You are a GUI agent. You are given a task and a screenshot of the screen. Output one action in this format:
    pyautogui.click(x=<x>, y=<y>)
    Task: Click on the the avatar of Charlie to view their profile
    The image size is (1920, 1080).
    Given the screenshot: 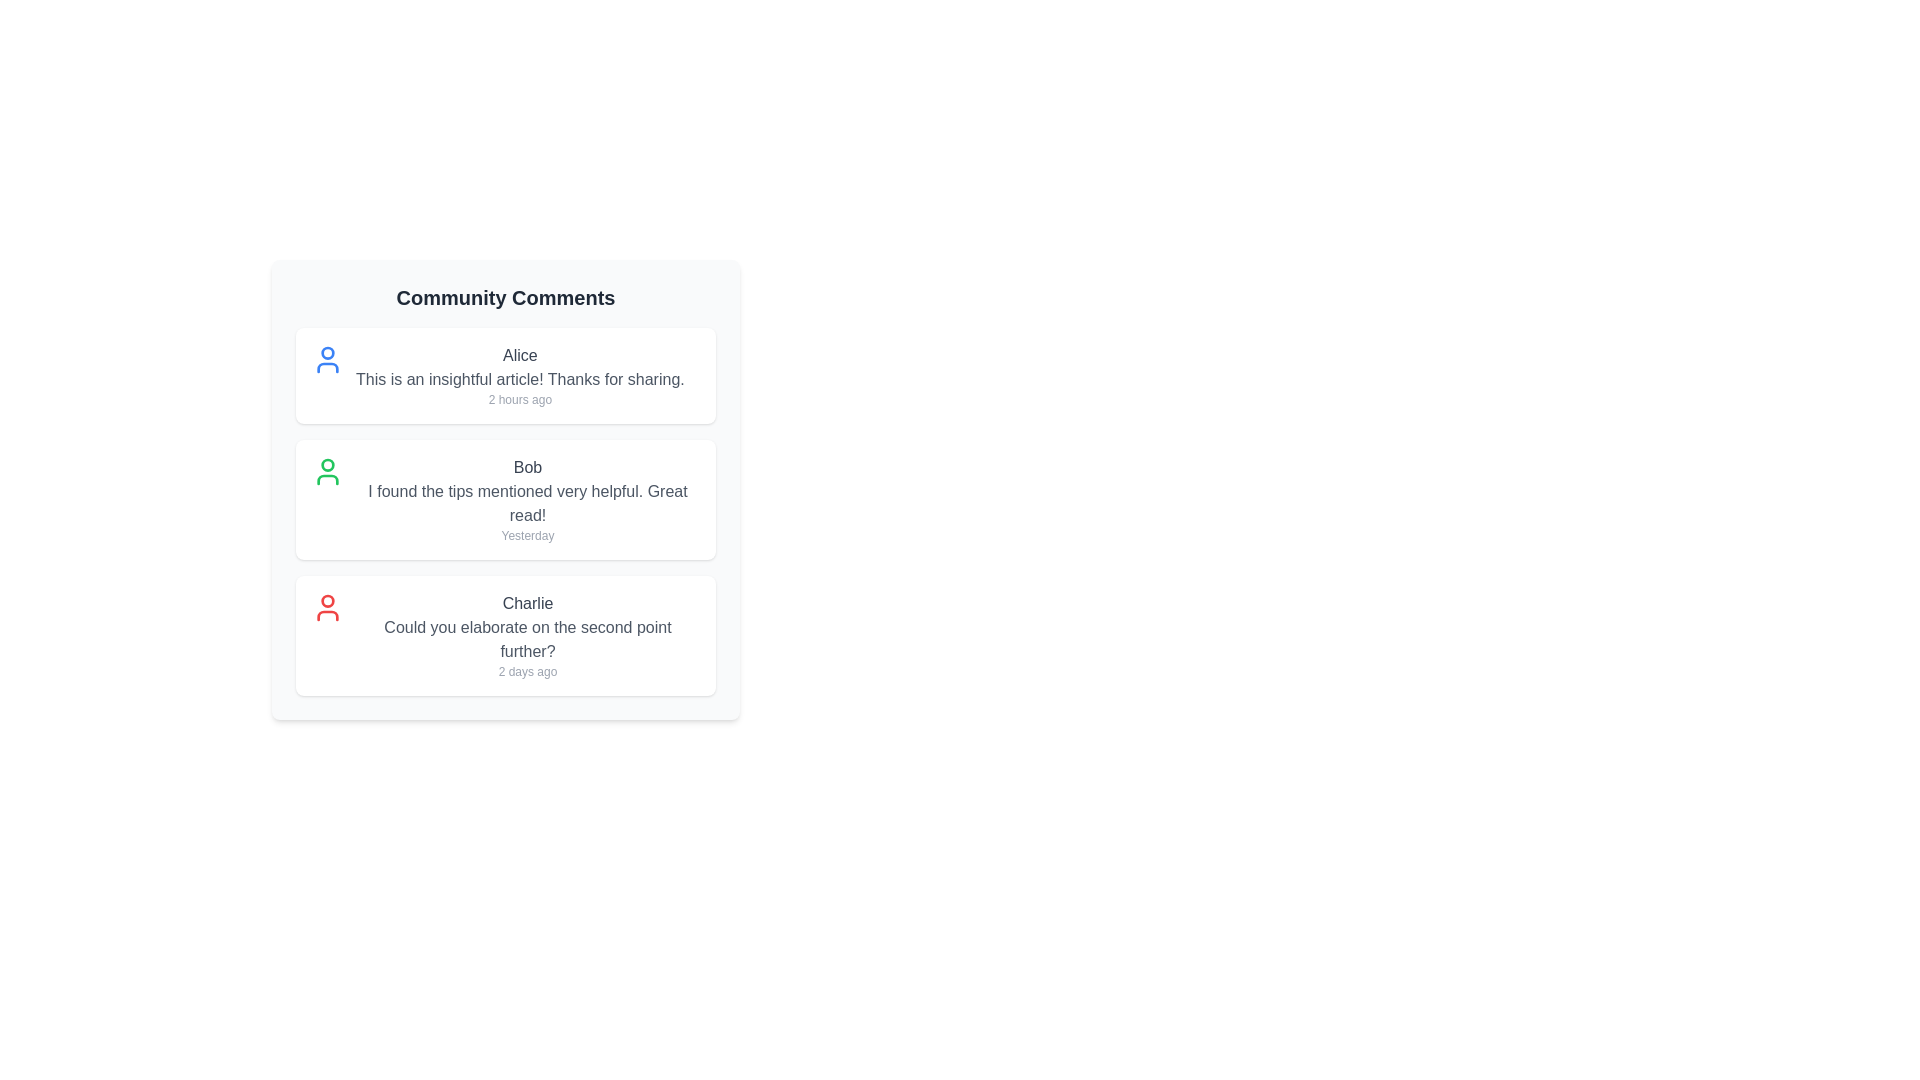 What is the action you would take?
    pyautogui.click(x=327, y=607)
    